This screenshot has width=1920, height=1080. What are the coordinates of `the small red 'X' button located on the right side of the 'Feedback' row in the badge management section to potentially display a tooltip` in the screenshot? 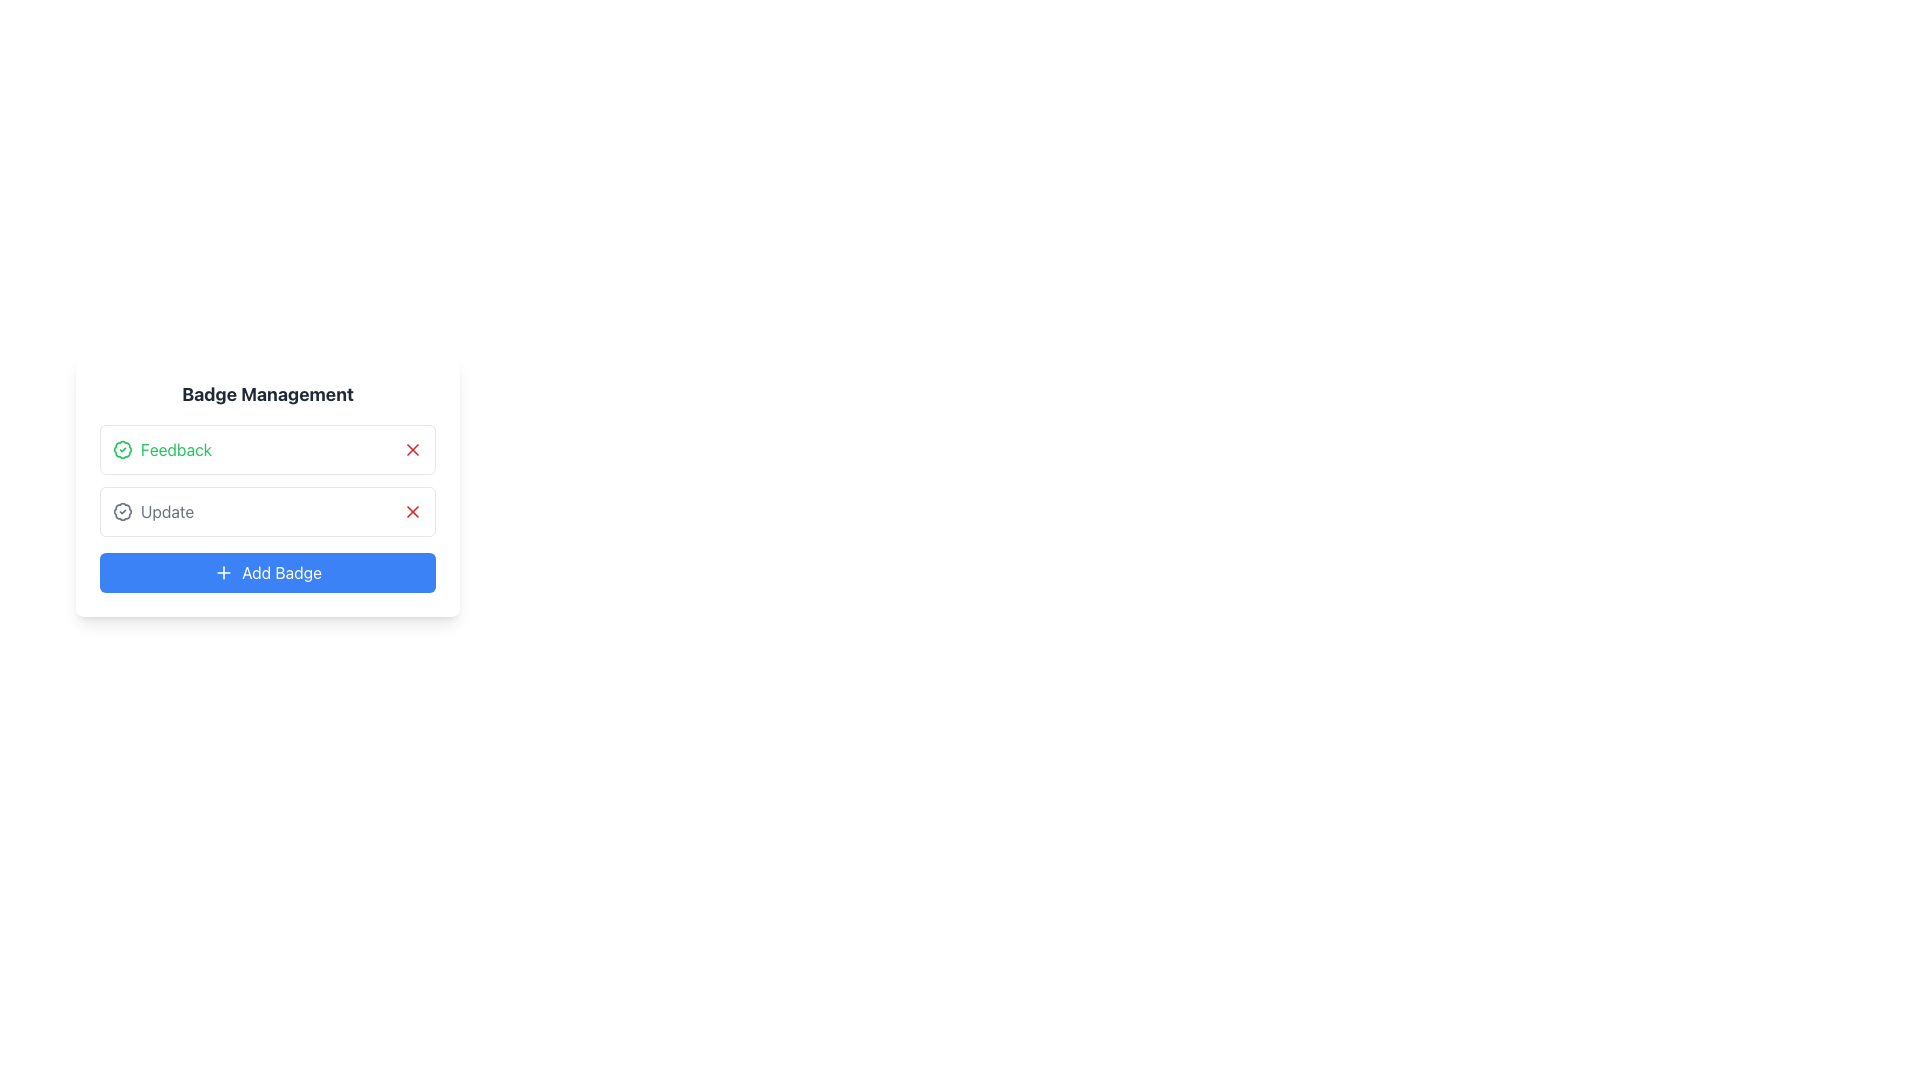 It's located at (411, 450).